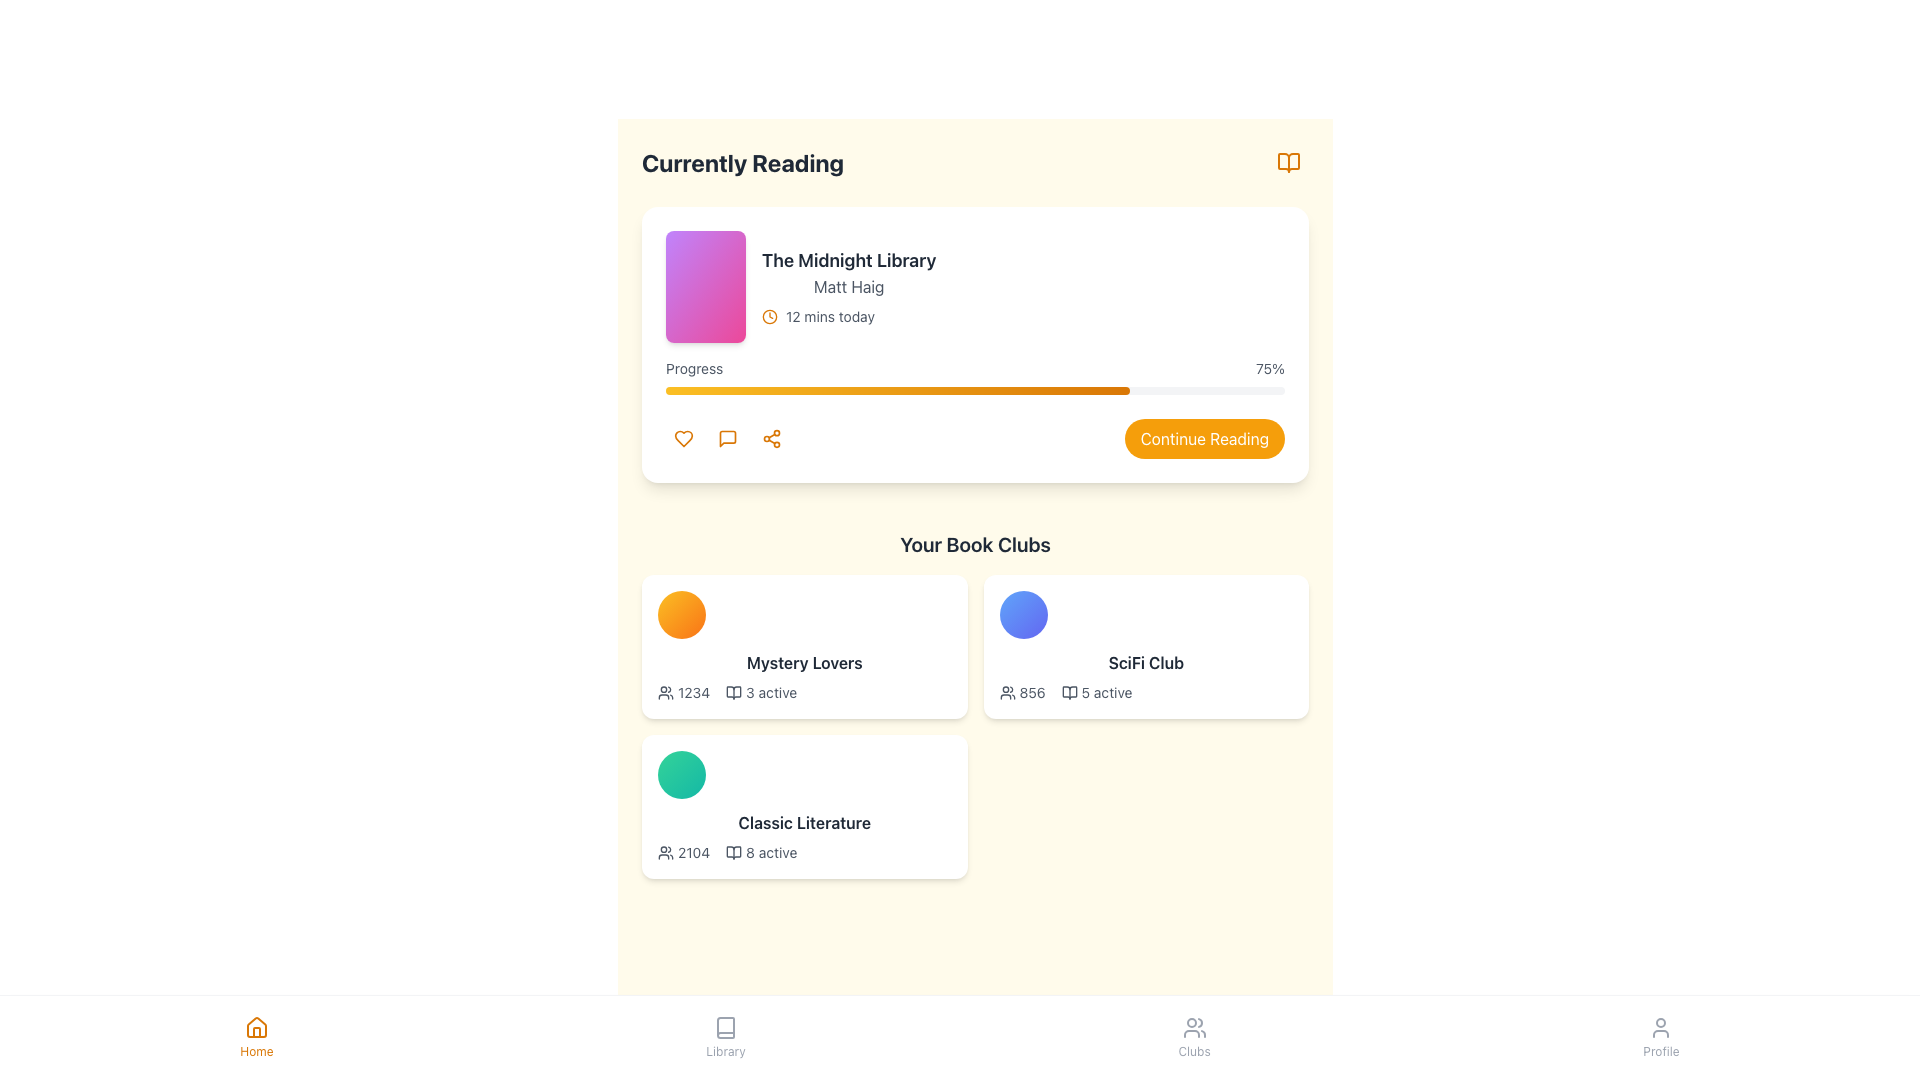 Image resolution: width=1920 pixels, height=1080 pixels. I want to click on the Informational card titled 'Mystery Lovers', which features a white background, rounded corners, an orange gradient icon on the left, and bold text in the center, located under the 'Your Book Clubs' section, so click(804, 647).